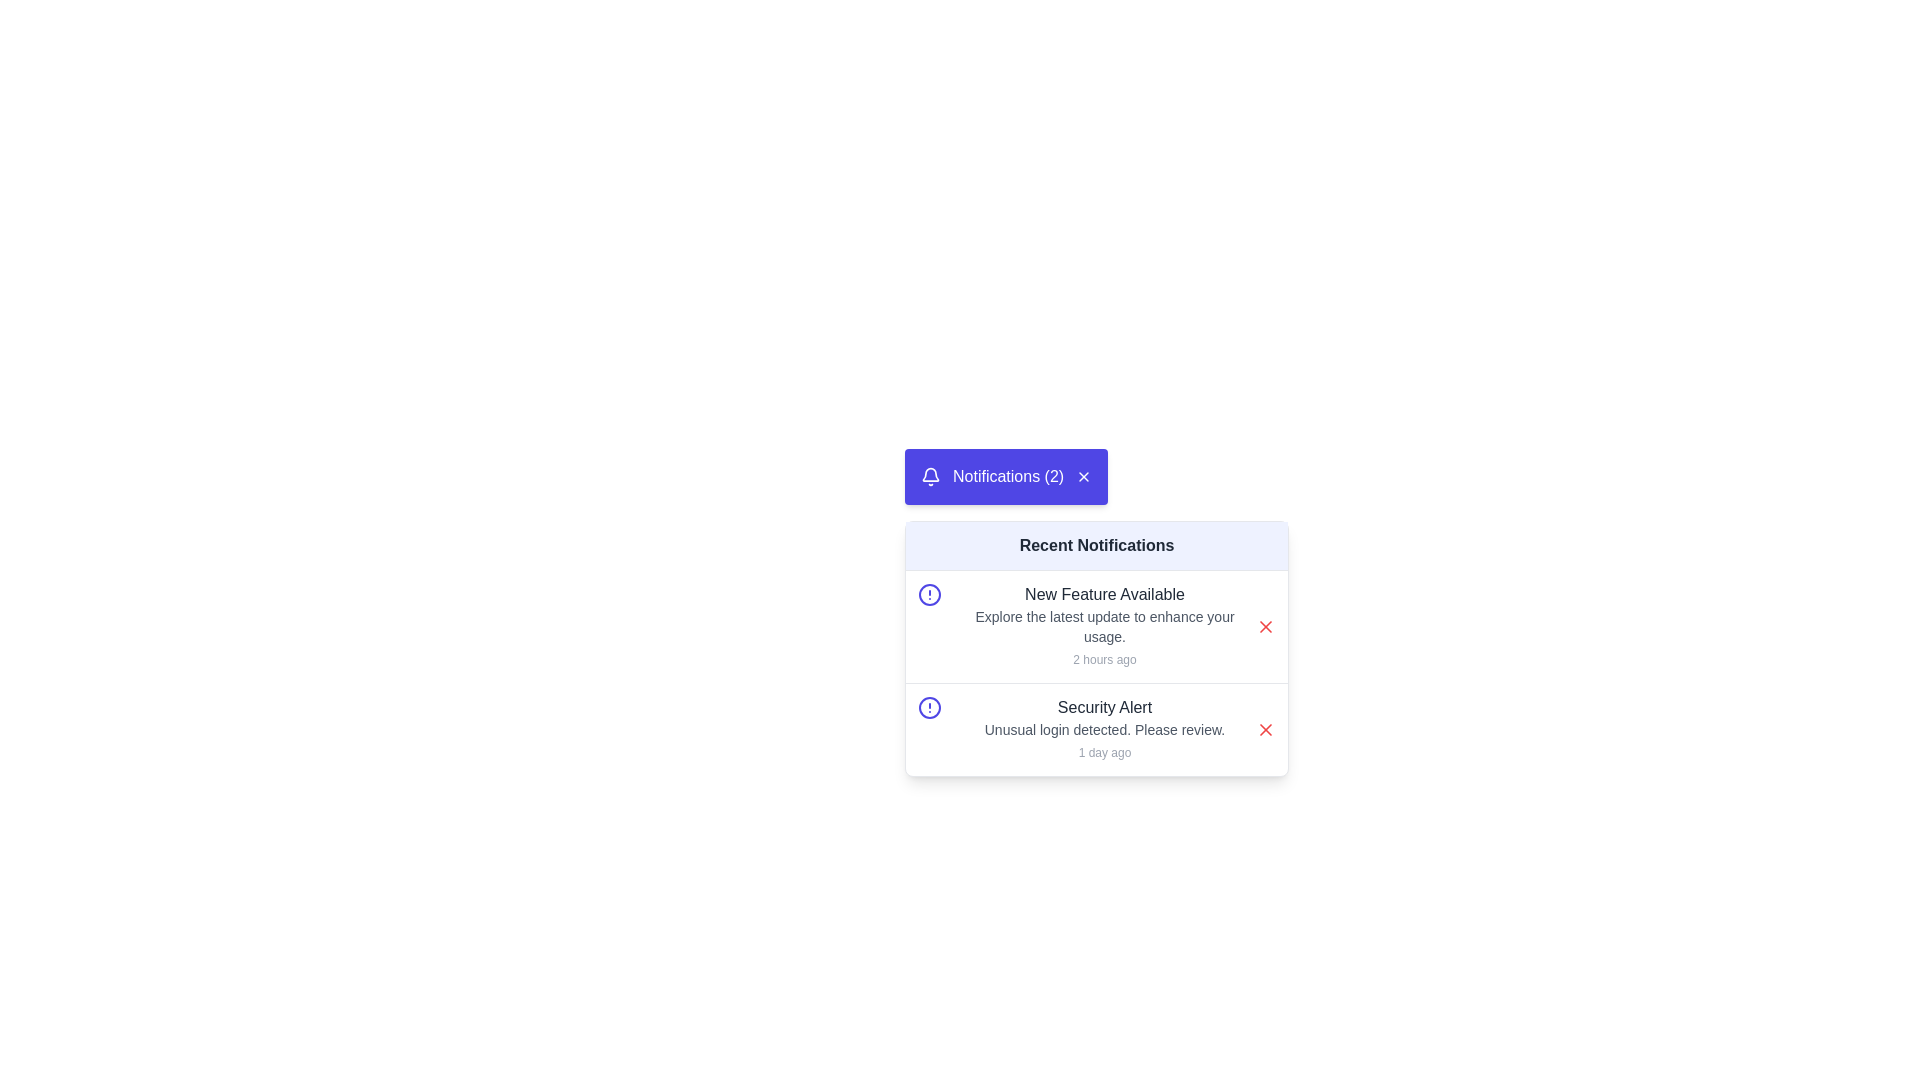 This screenshot has width=1920, height=1080. I want to click on the title text of the first notification in the 'Recent Notifications' section, which summarizes the notification's content, so click(1103, 593).